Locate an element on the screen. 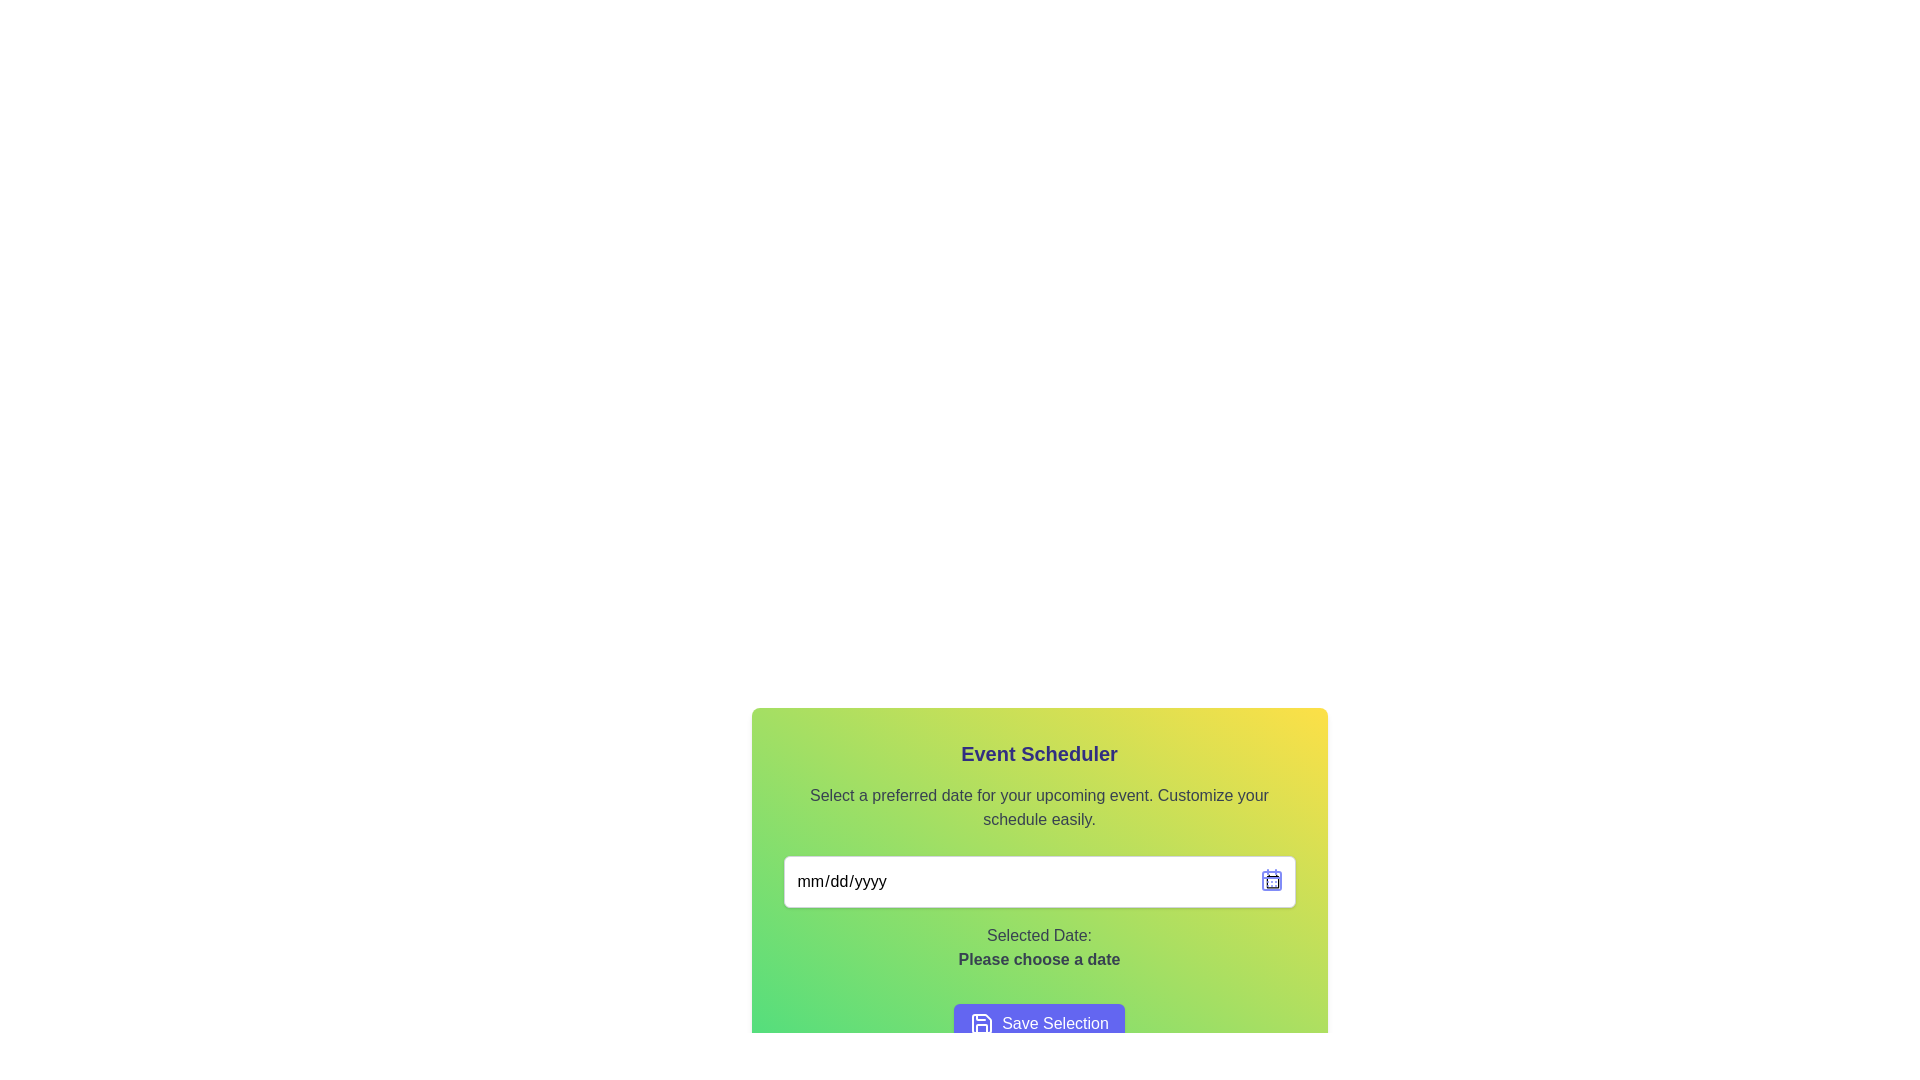  the blue 'Save Selection' button with white text and a save icon is located at coordinates (1039, 1023).